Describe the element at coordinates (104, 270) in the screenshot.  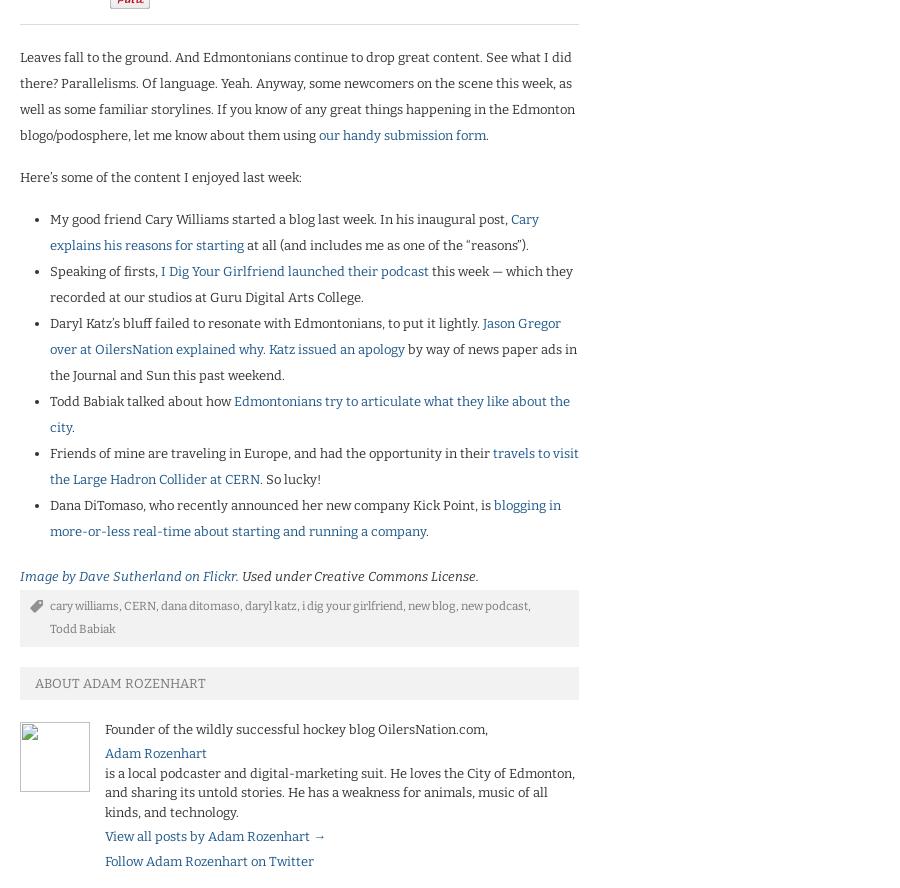
I see `'Speaking of firsts,'` at that location.